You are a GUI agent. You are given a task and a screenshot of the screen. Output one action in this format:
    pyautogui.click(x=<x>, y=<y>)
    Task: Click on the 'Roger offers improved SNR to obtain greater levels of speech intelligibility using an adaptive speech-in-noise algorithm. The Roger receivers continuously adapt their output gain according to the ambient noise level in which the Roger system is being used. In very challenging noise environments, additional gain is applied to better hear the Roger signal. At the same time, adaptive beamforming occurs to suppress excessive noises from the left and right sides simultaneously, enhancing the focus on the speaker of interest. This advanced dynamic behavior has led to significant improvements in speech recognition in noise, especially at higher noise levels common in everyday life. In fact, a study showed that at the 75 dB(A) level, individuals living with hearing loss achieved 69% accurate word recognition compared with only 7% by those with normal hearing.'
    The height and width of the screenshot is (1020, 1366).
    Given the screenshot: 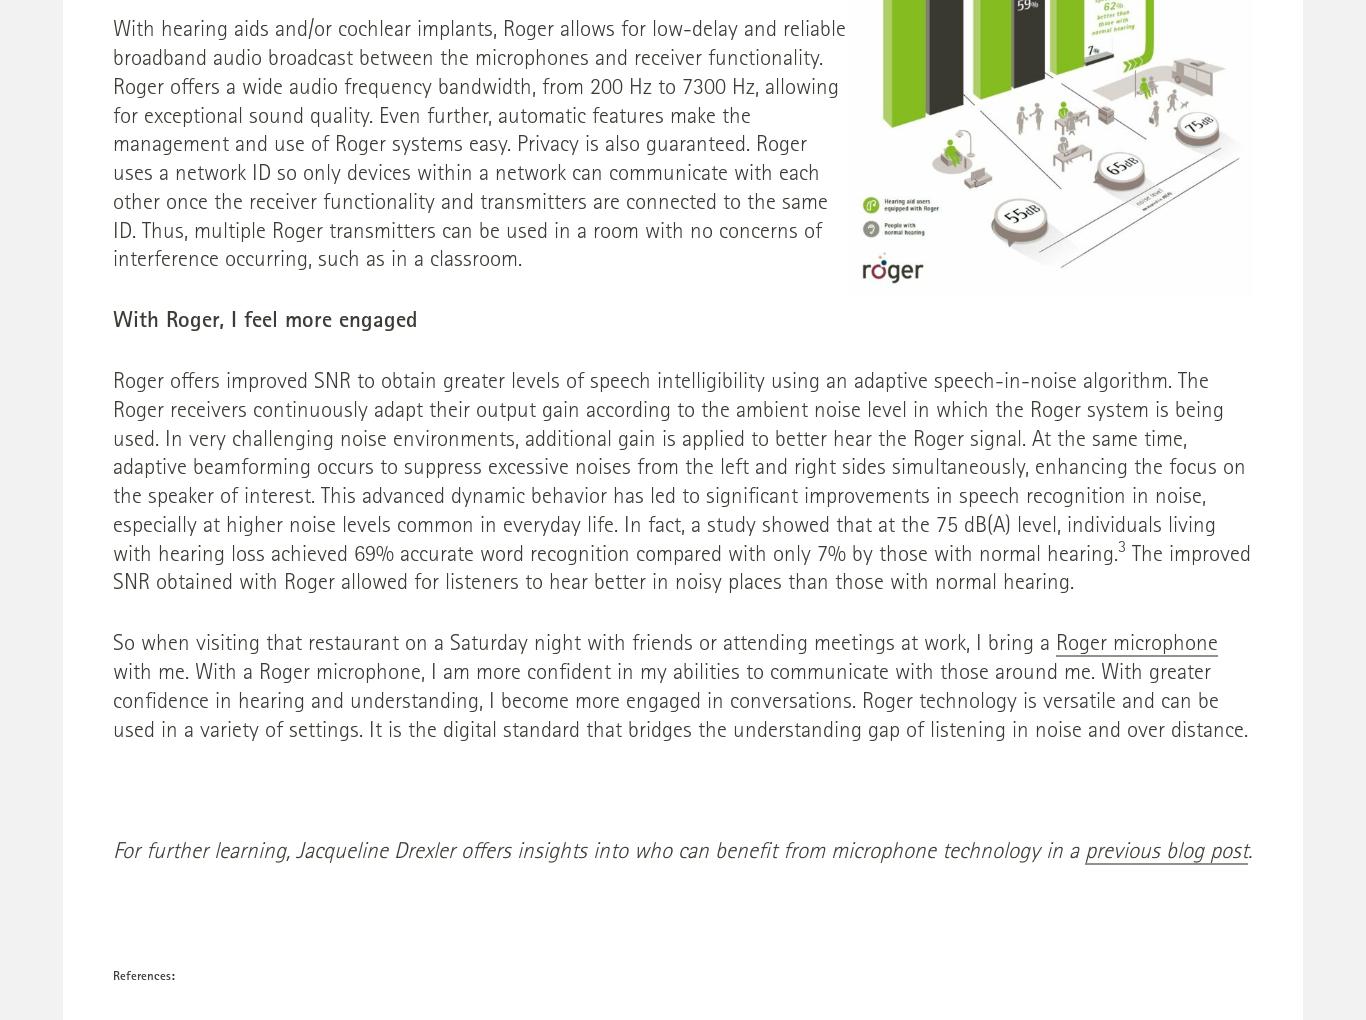 What is the action you would take?
    pyautogui.click(x=678, y=469)
    